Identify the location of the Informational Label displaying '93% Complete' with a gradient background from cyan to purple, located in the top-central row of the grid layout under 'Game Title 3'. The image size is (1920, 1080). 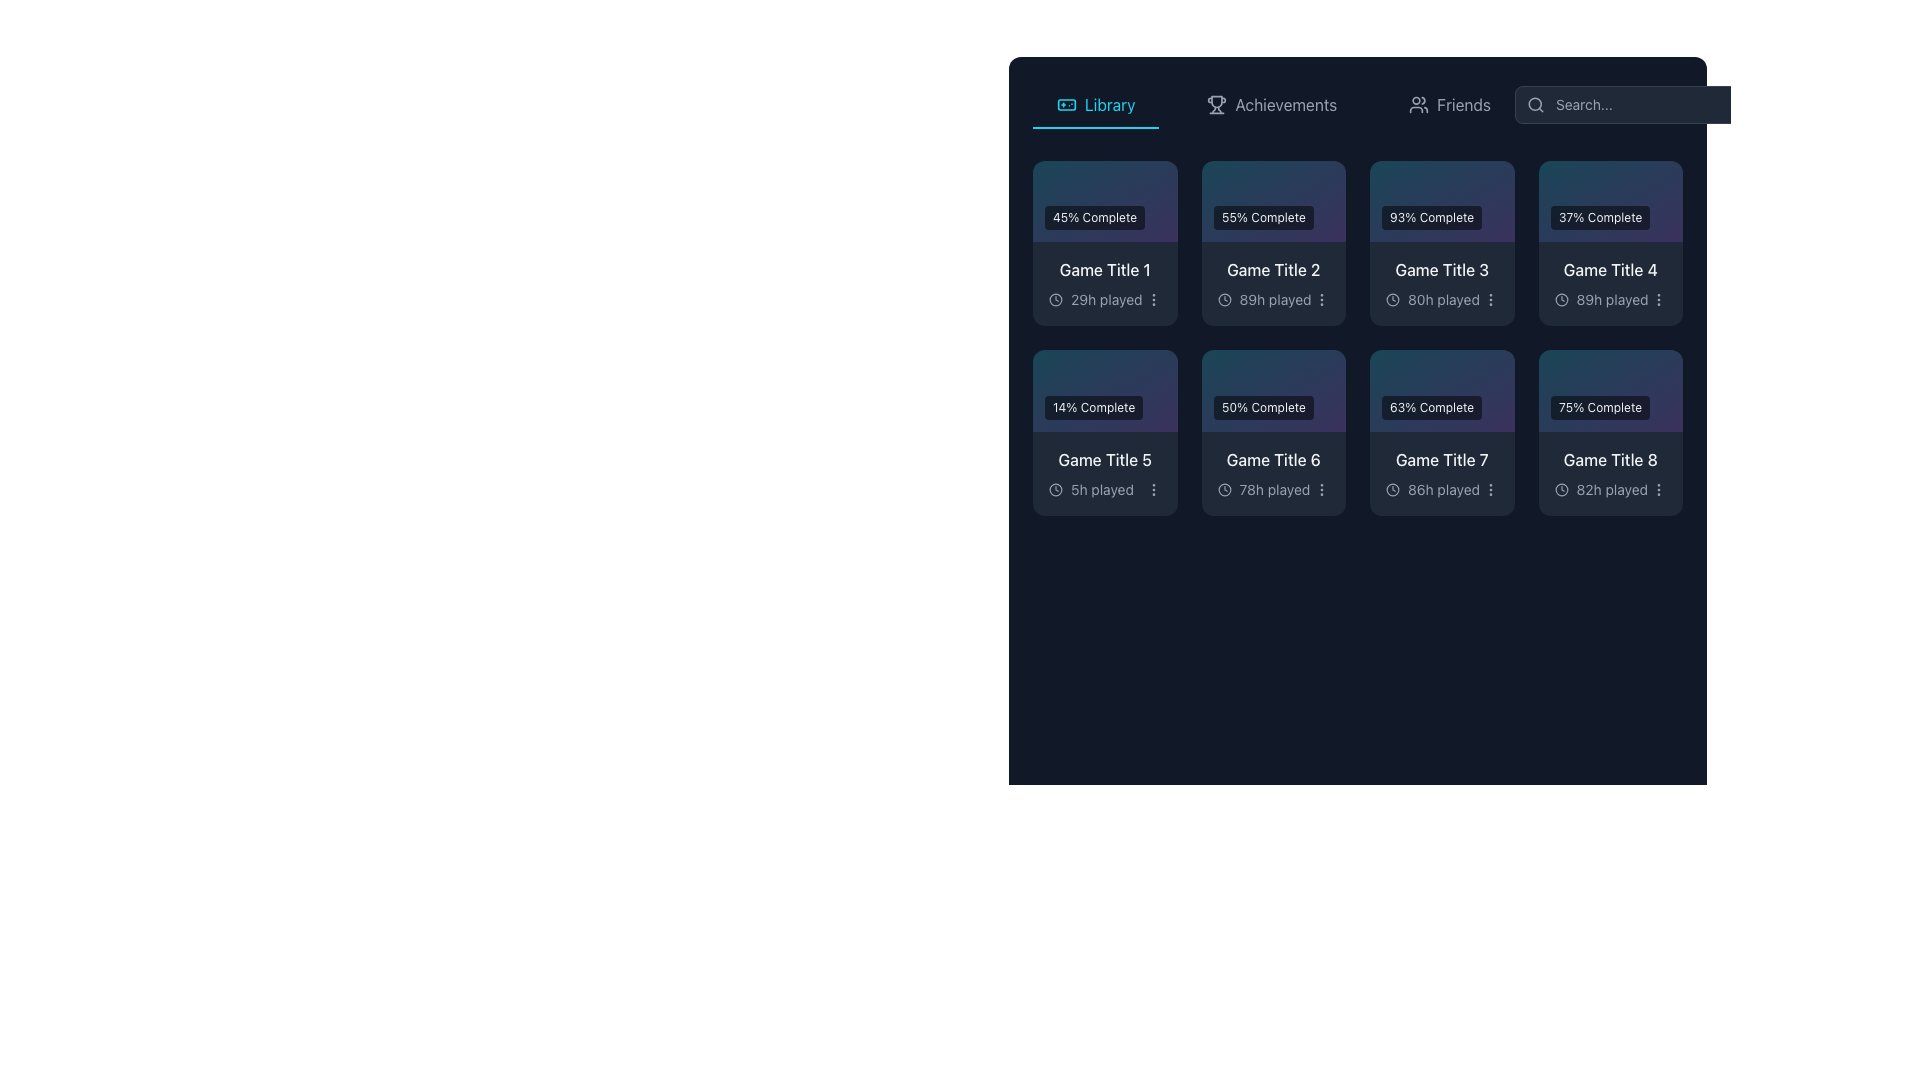
(1442, 201).